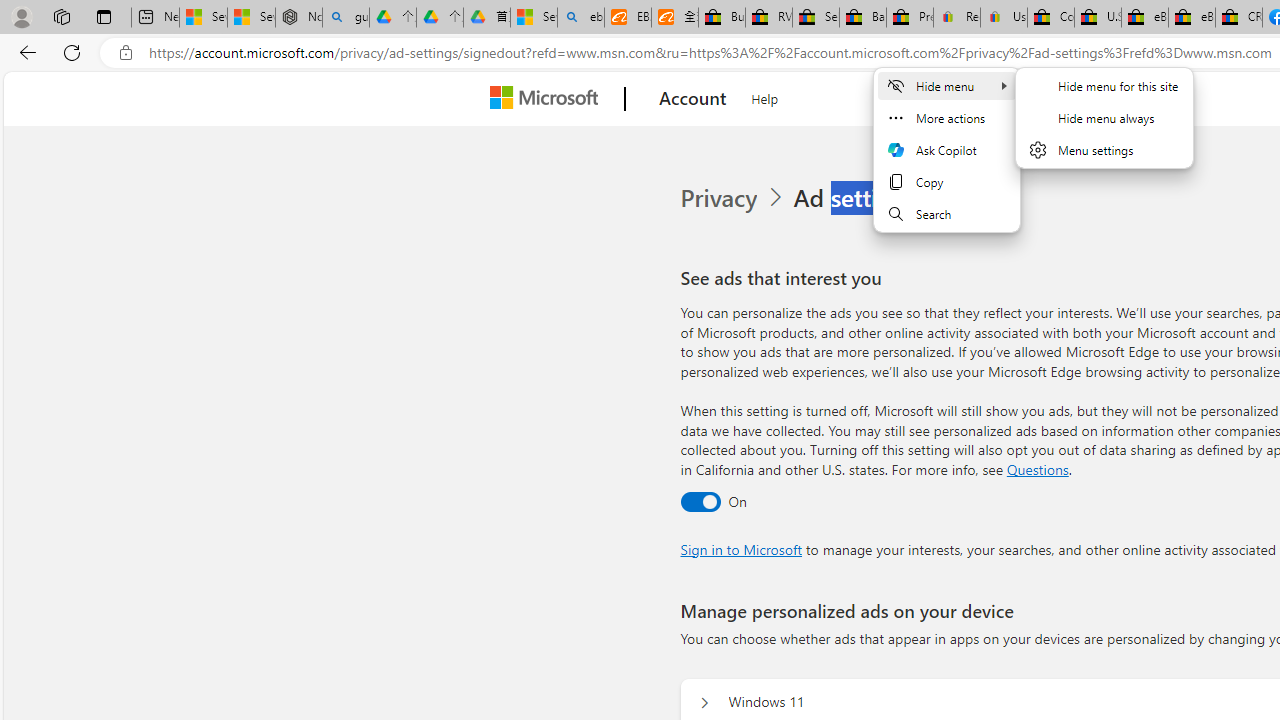  I want to click on 'Help', so click(764, 96).